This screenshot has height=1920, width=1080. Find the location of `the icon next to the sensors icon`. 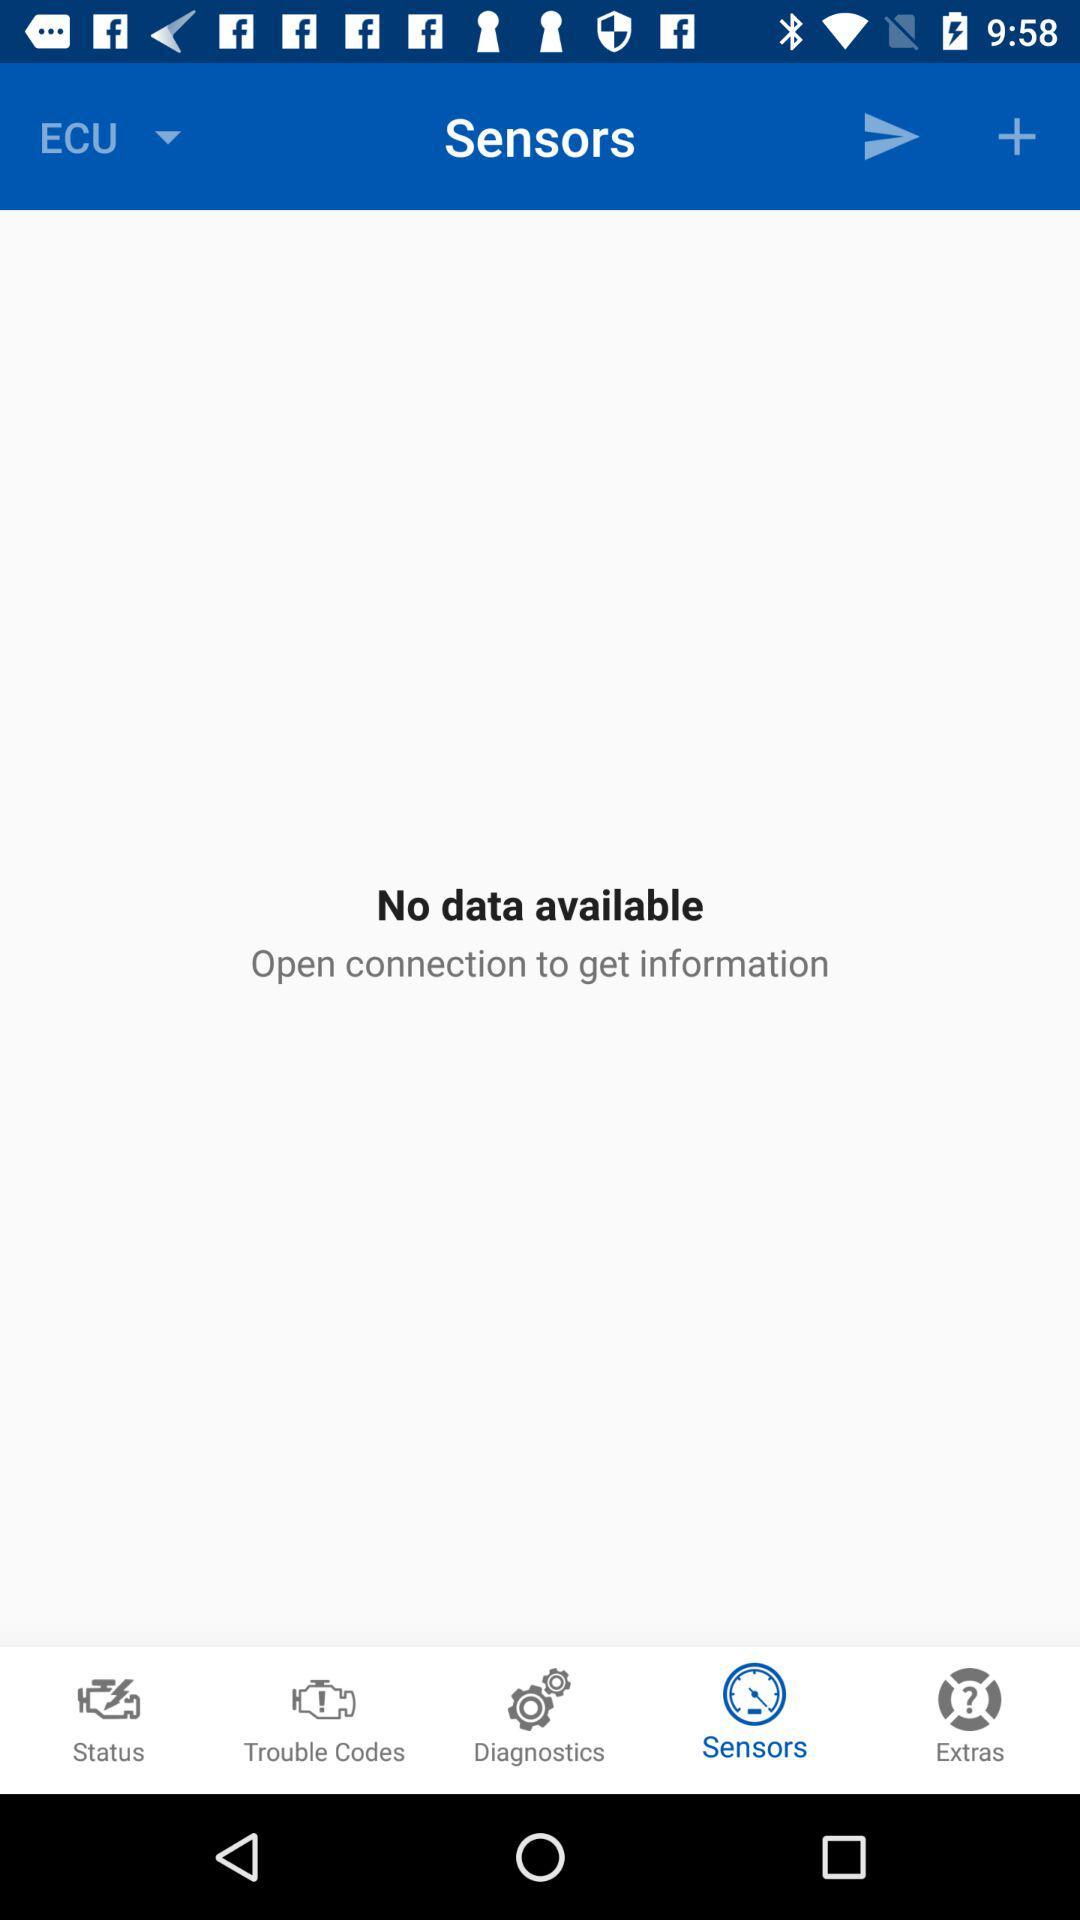

the icon next to the sensors icon is located at coordinates (890, 135).